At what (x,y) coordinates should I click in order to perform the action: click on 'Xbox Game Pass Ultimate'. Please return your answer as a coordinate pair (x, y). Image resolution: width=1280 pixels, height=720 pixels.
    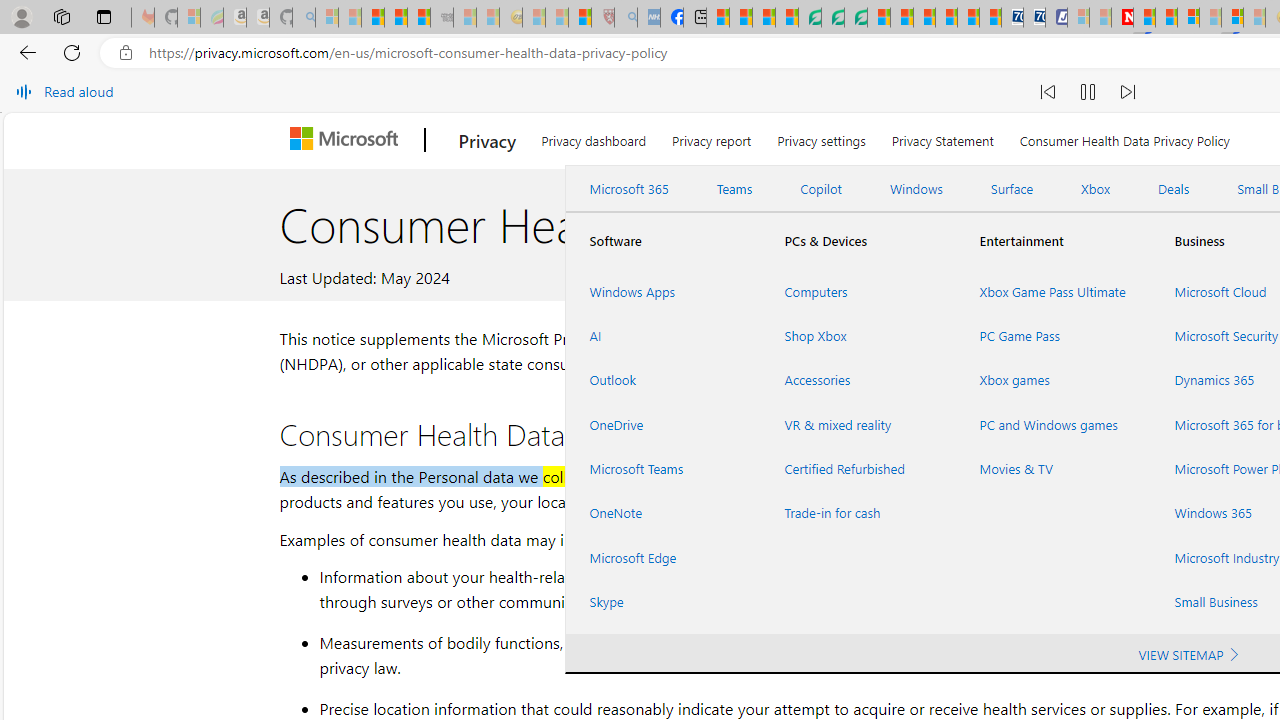
    Looking at the image, I should click on (1051, 291).